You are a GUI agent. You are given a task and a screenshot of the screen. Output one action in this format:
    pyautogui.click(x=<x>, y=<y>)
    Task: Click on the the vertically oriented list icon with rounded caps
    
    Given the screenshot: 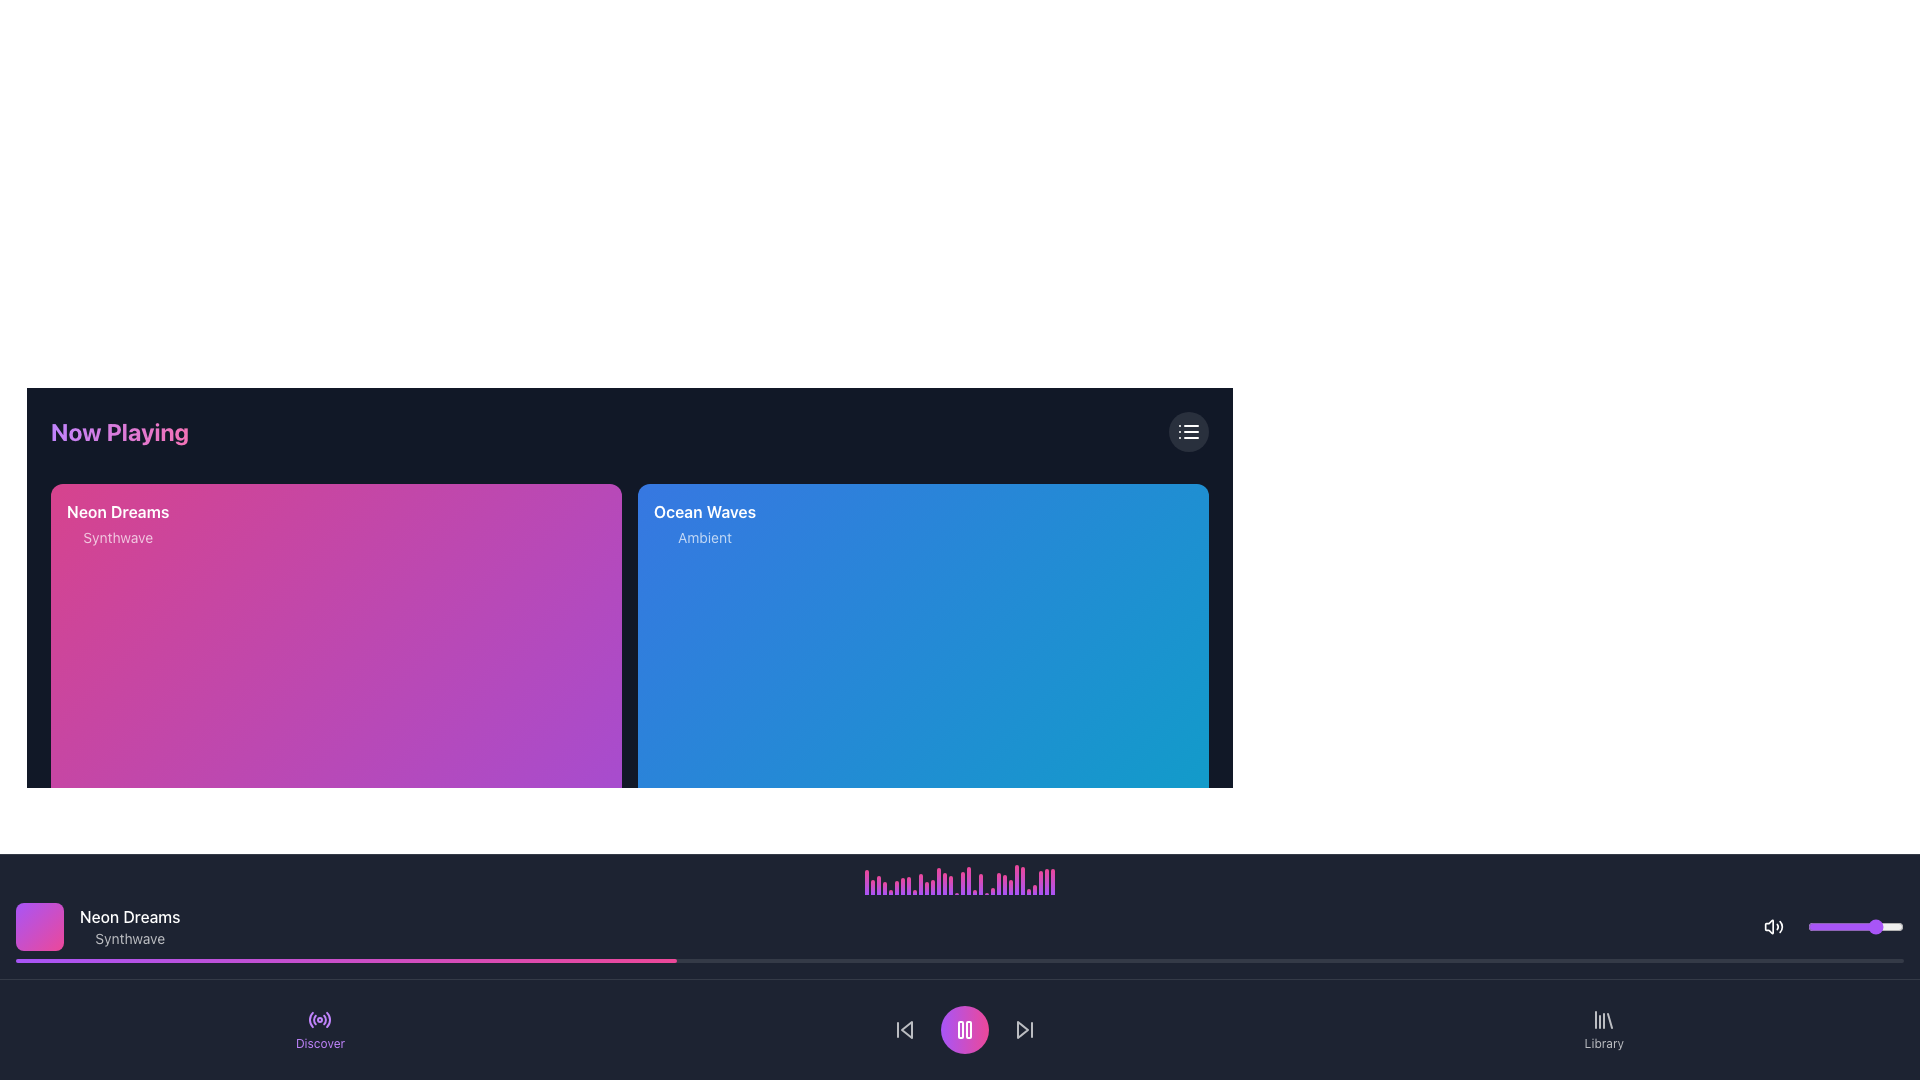 What is the action you would take?
    pyautogui.click(x=1189, y=431)
    